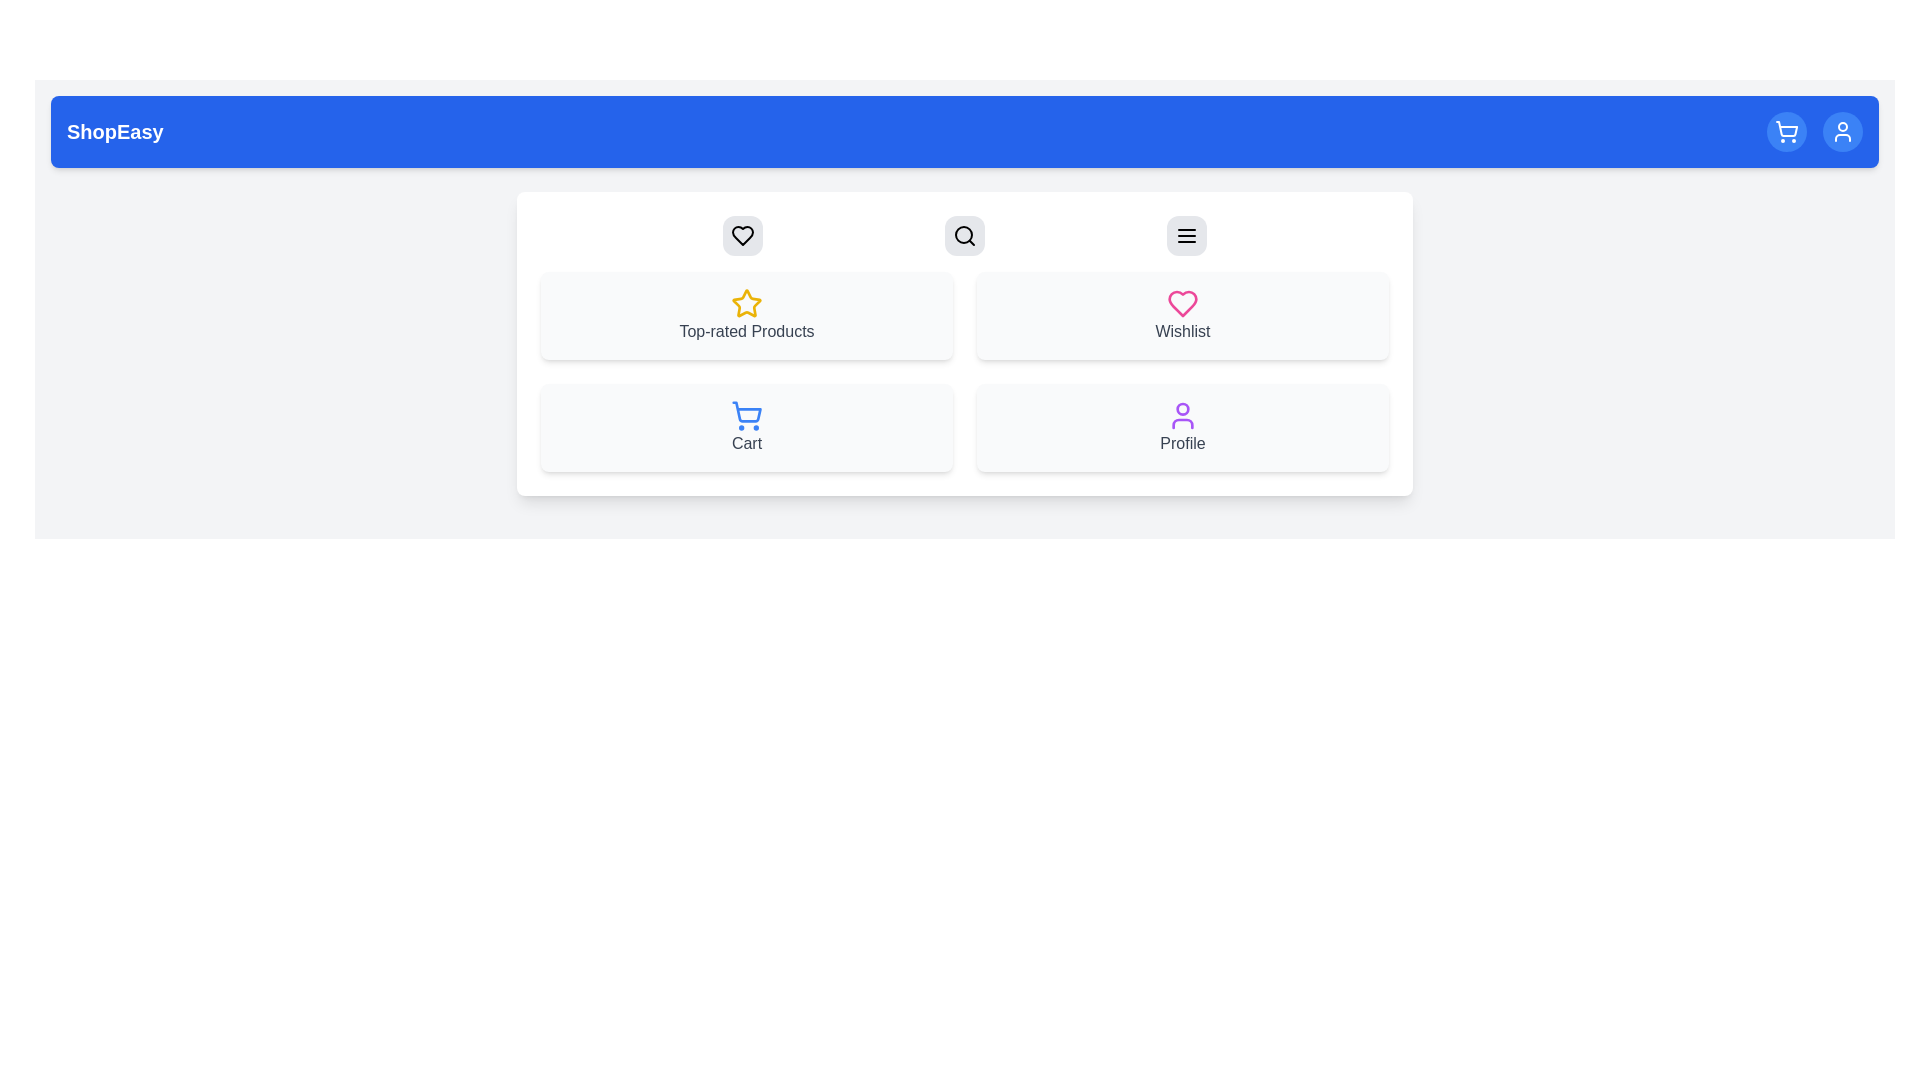  Describe the element at coordinates (746, 303) in the screenshot. I see `the yellow star icon in the 'Top-rated Products' section, which is styled with thin lines and a hollow center, located above the label 'Top-rated Products'` at that location.